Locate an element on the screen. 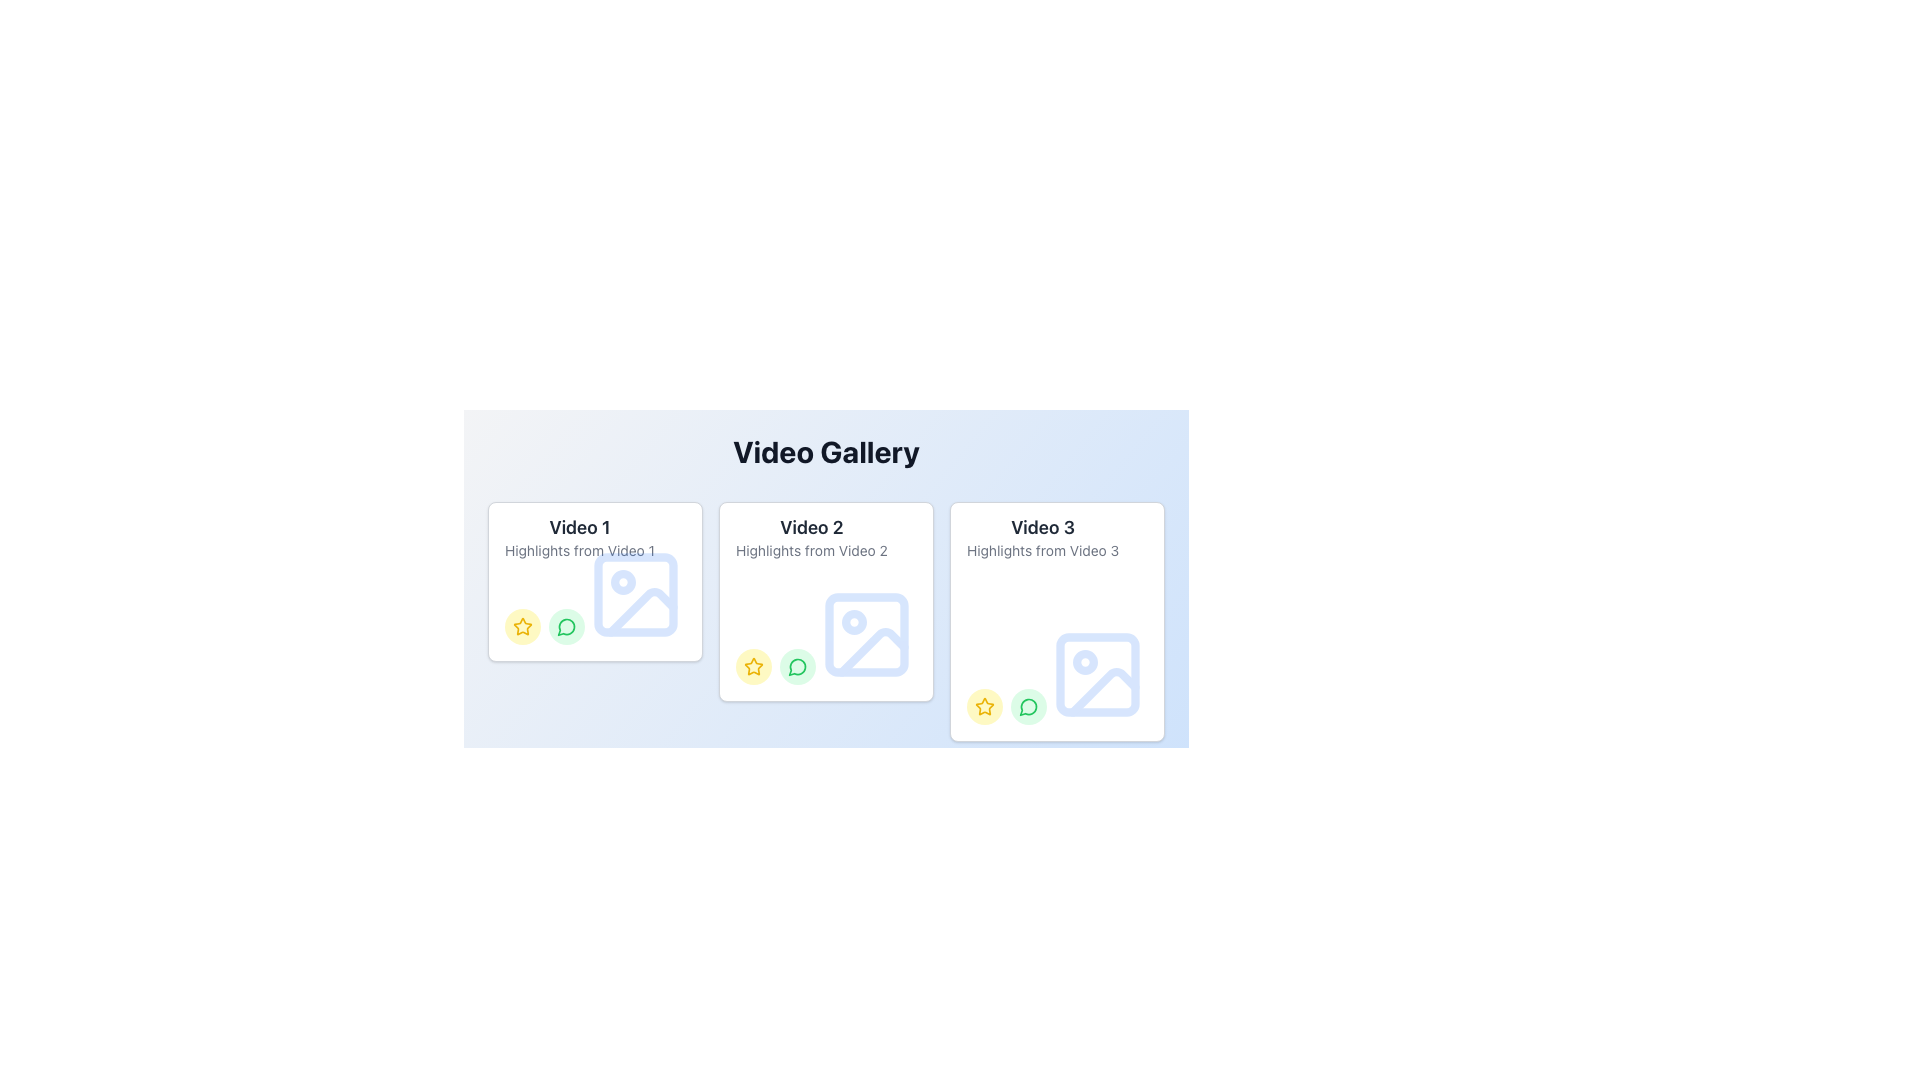 This screenshot has height=1080, width=1920. title and subtitle text located at the top-left corner of the 'Video 3' card, which provides context about the video content is located at coordinates (1042, 540).